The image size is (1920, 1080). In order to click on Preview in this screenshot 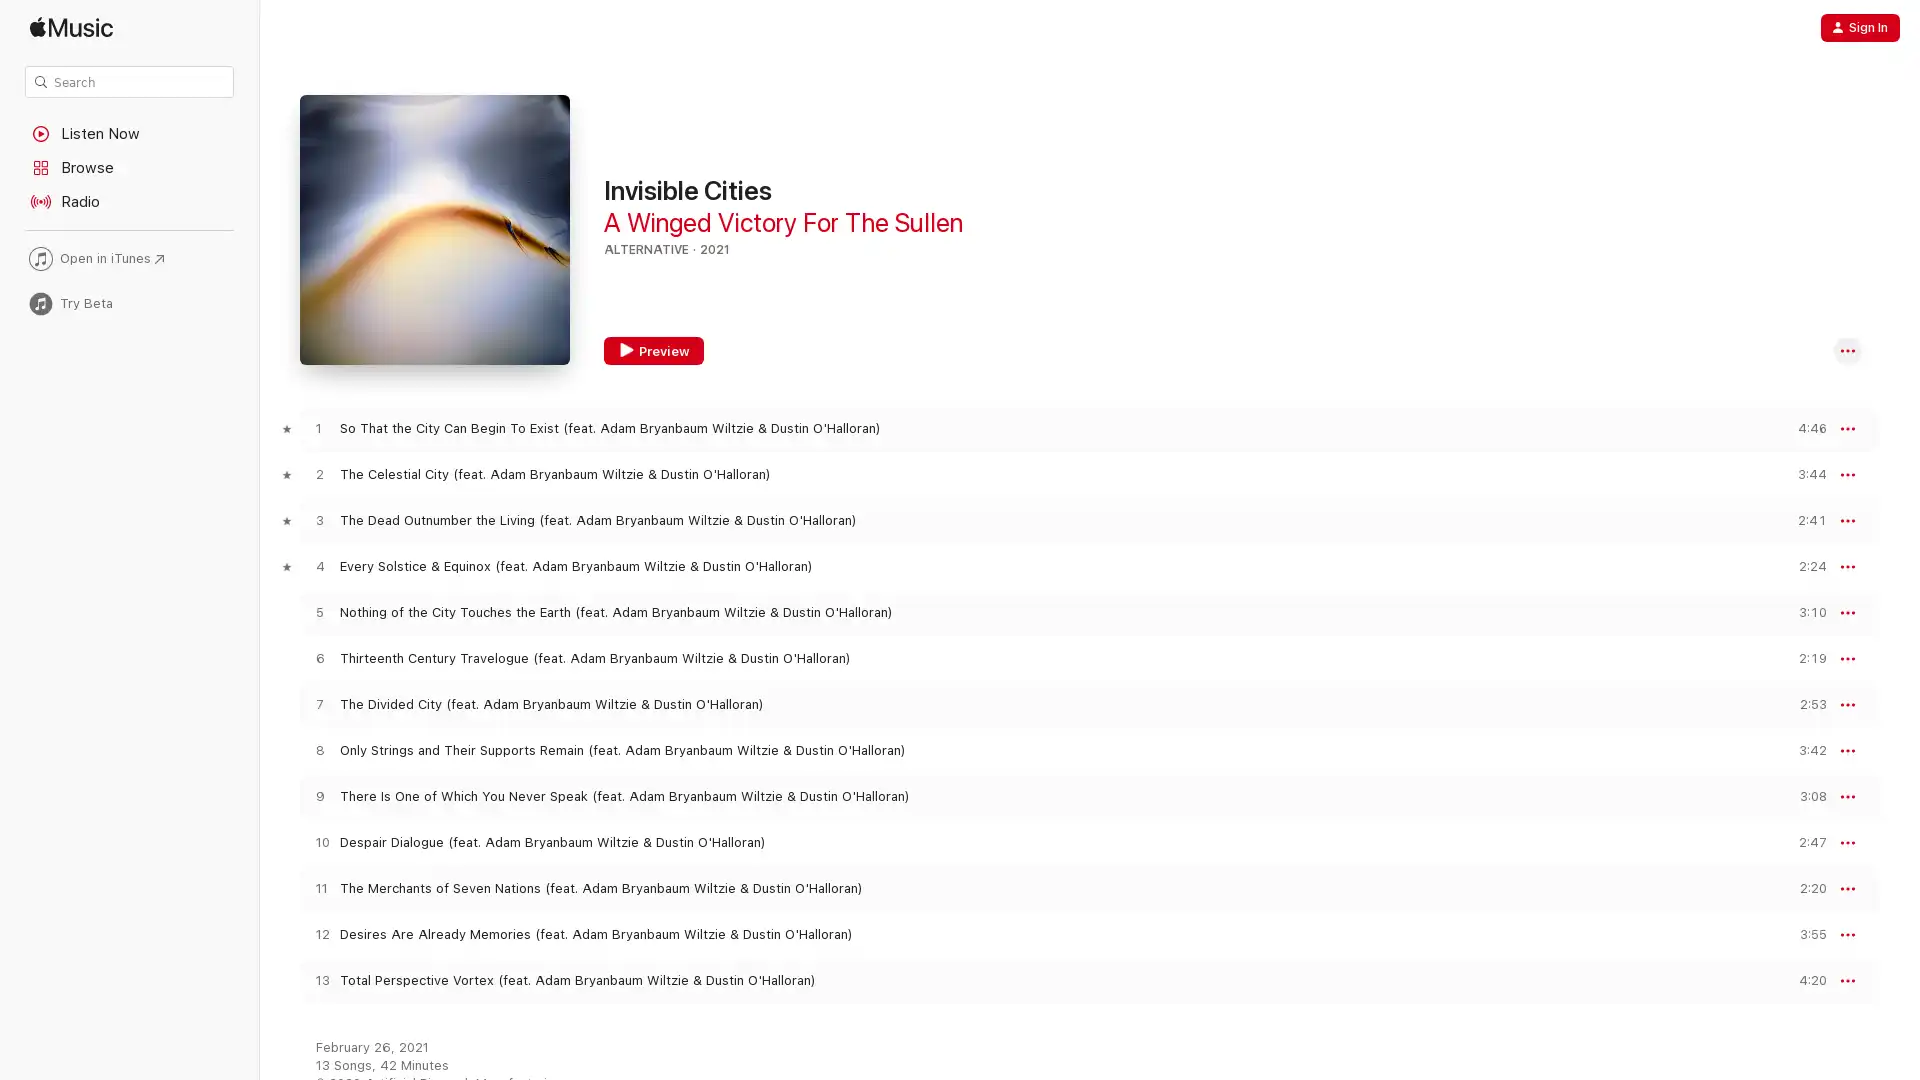, I will do `click(1804, 979)`.